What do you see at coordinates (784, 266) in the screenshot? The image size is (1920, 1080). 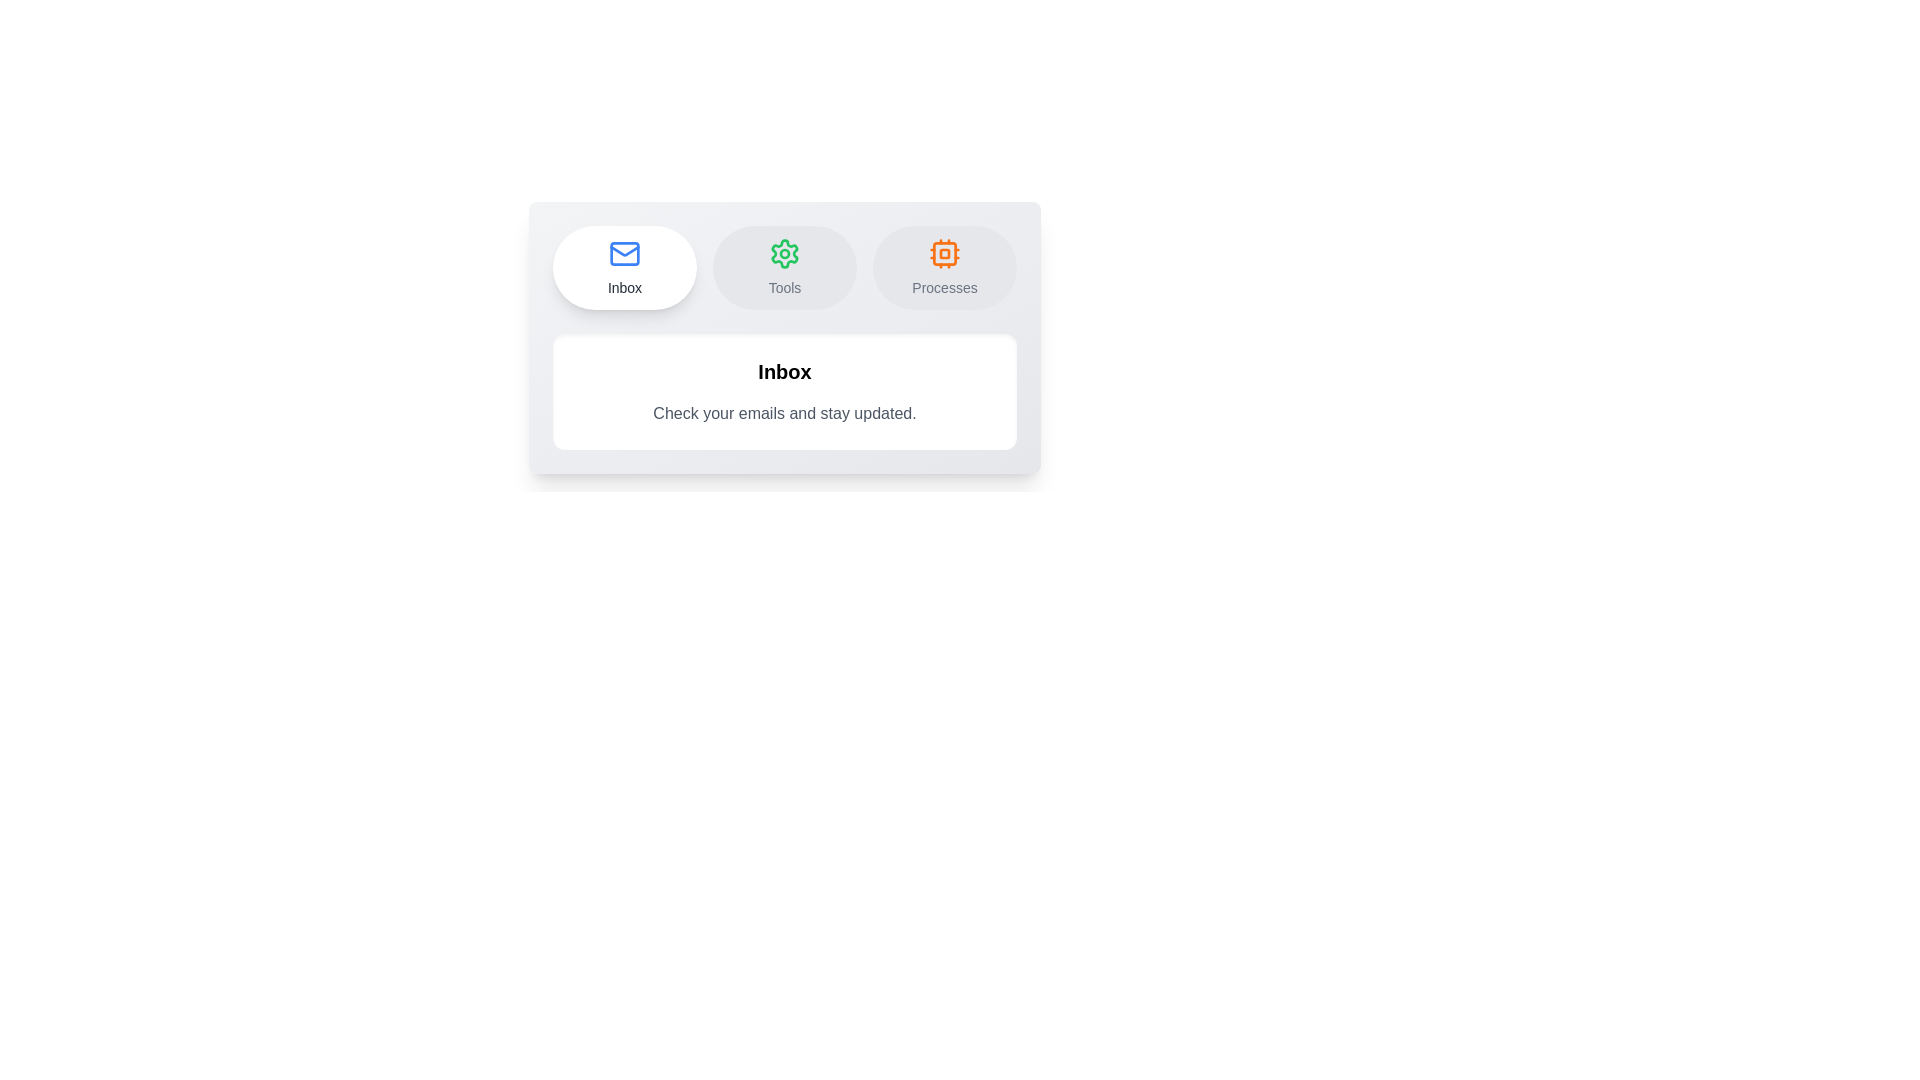 I see `the Tools tab by clicking on its respective button` at bounding box center [784, 266].